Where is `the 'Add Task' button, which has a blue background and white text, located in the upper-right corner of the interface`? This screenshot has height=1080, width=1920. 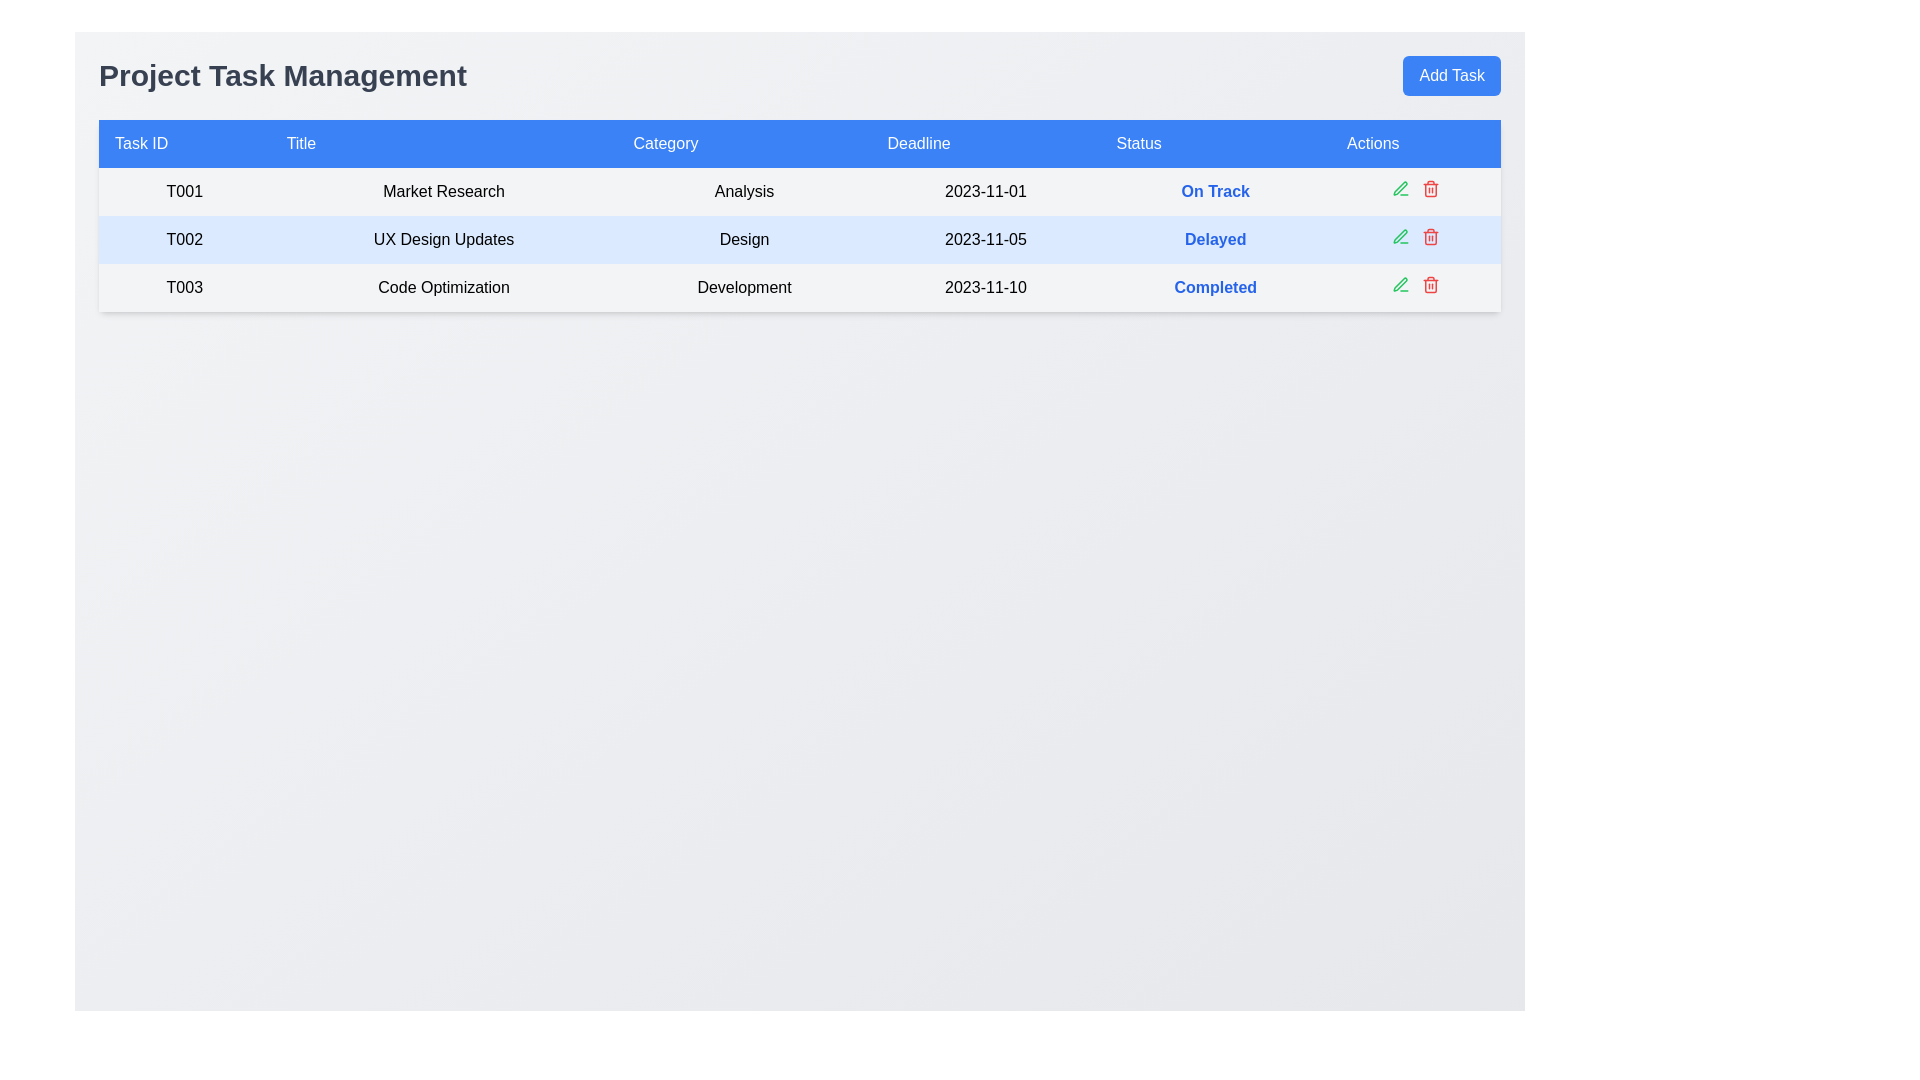 the 'Add Task' button, which has a blue background and white text, located in the upper-right corner of the interface is located at coordinates (1452, 75).